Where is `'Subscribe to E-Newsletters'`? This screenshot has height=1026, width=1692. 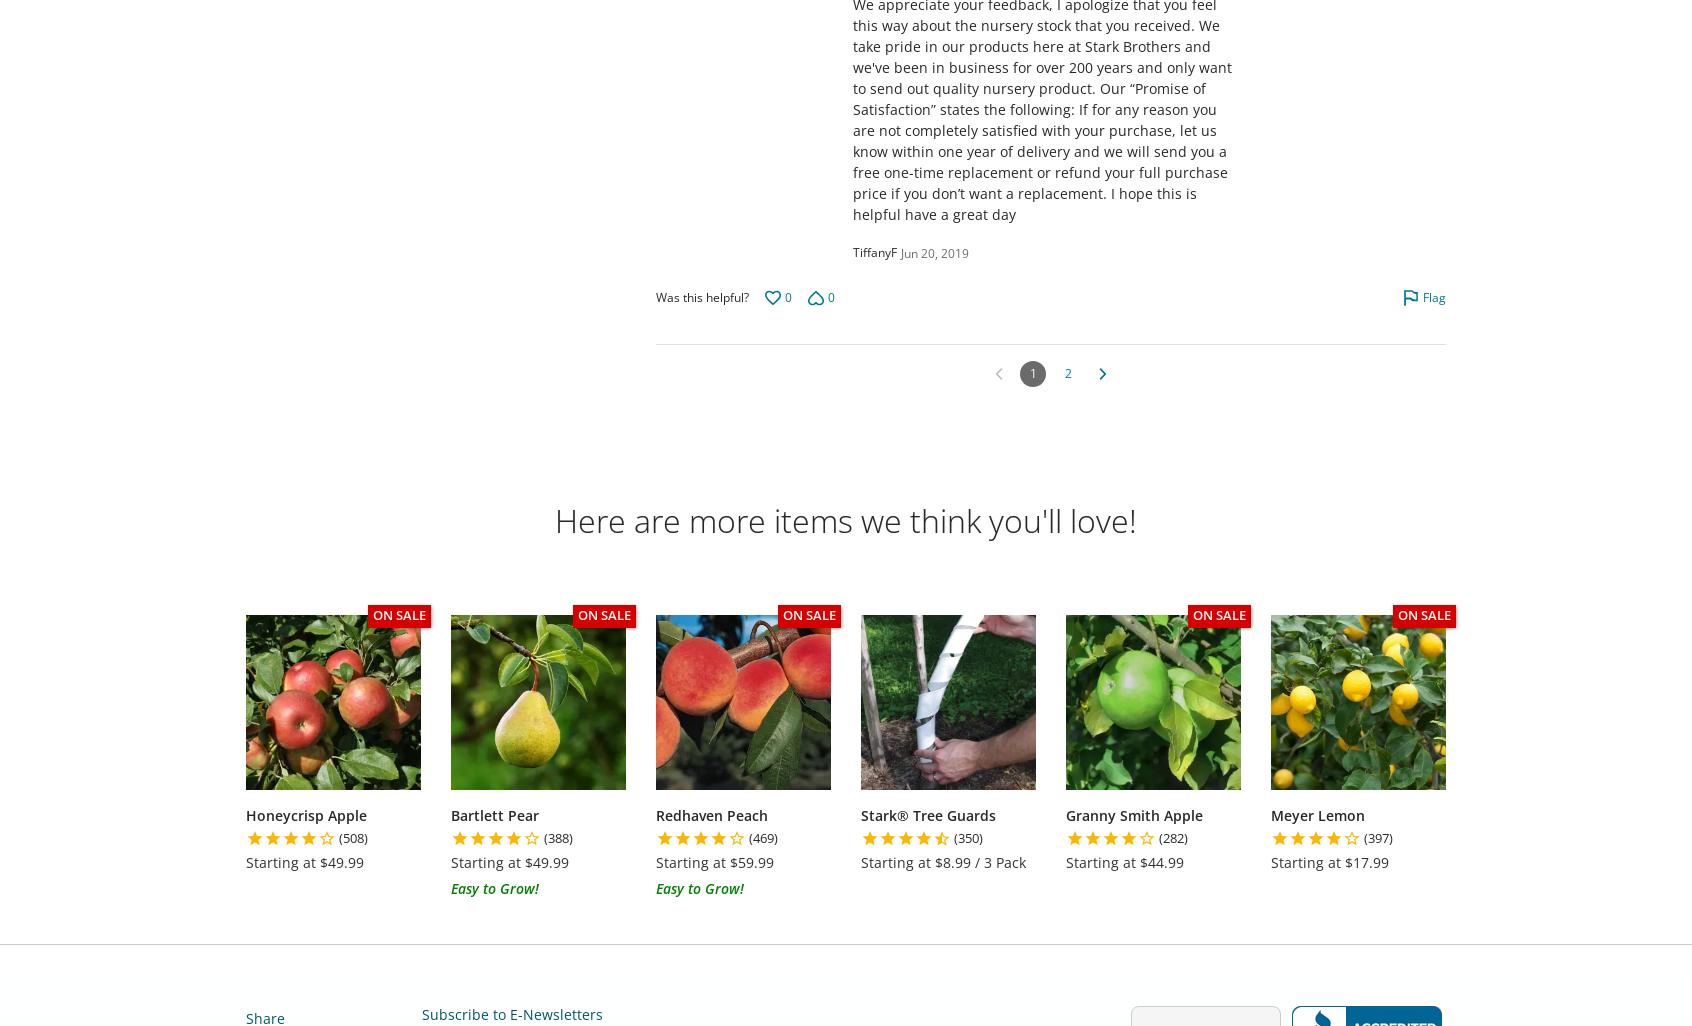 'Subscribe to E-Newsletters' is located at coordinates (512, 1012).